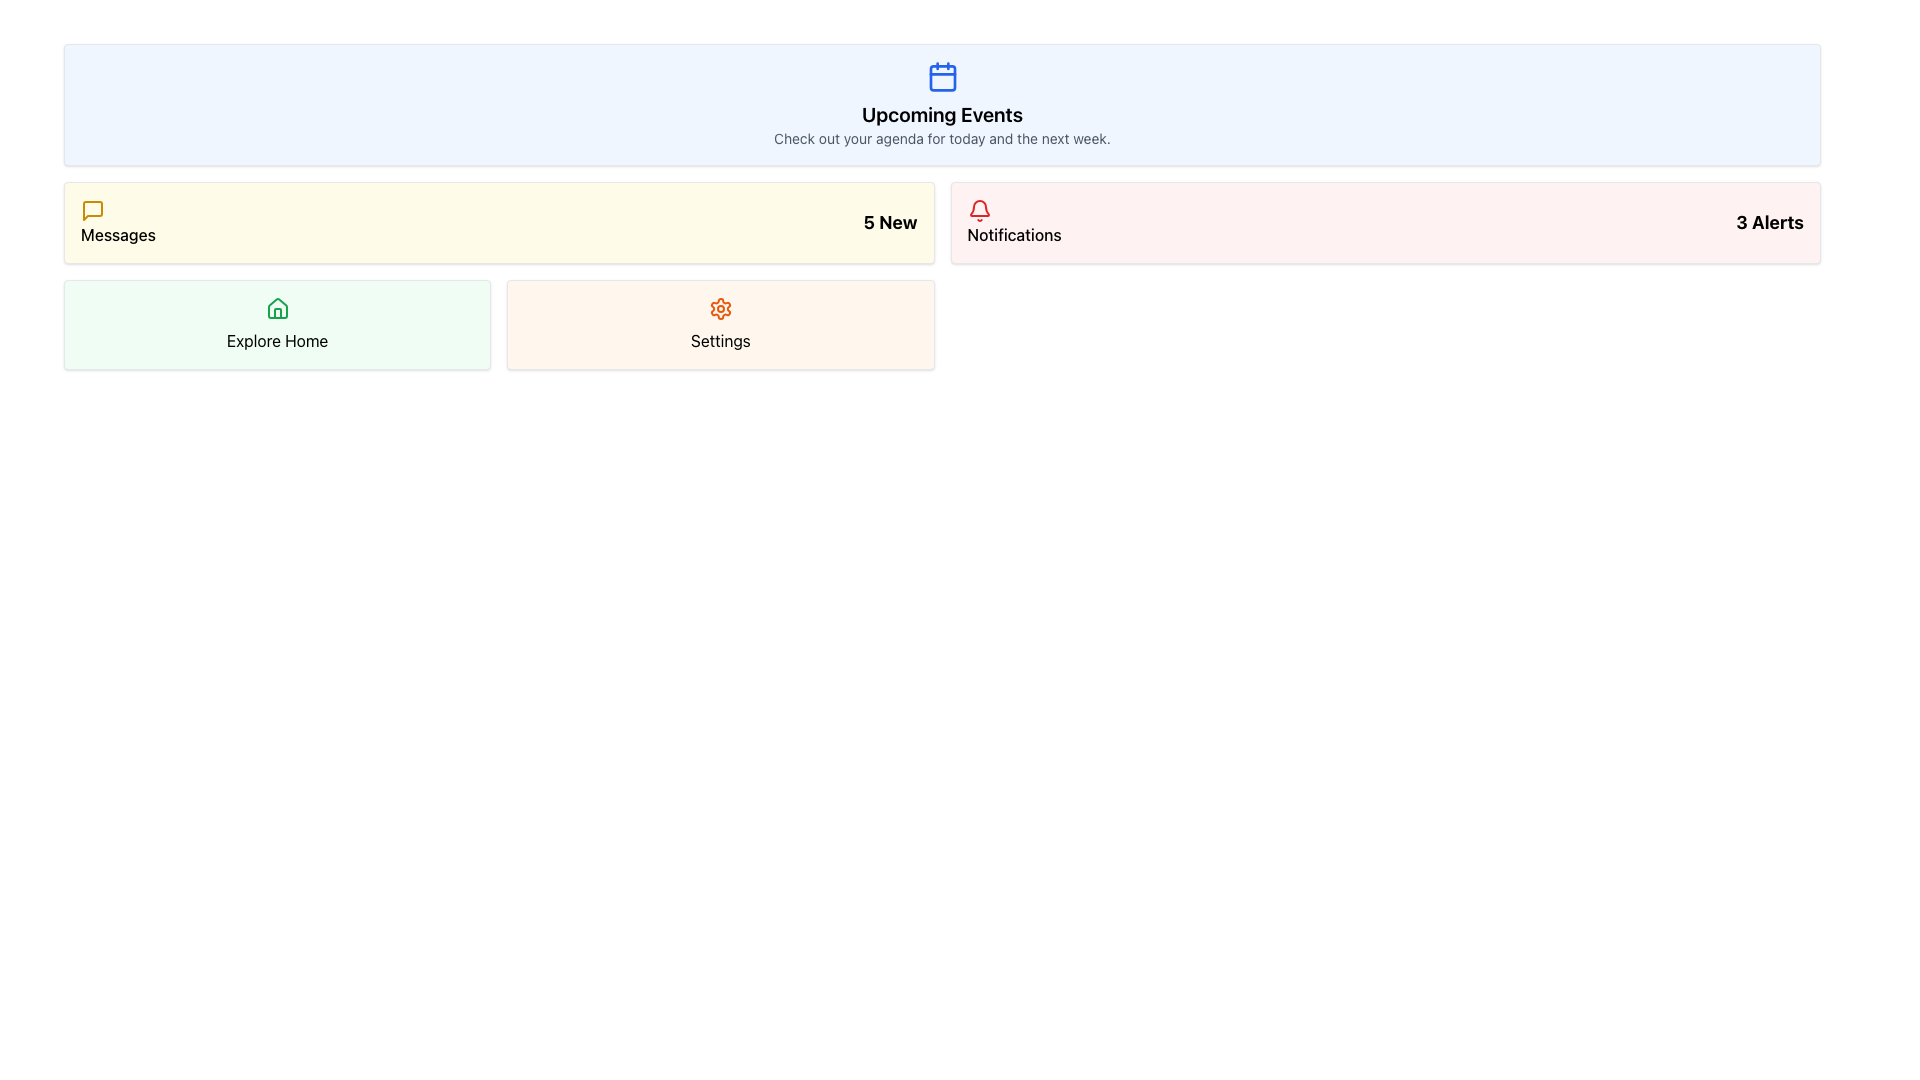  What do you see at coordinates (276, 323) in the screenshot?
I see `text 'Explore Home' from the Interactive Card with a light green background, located in the lower-left quadrant of the grid layout` at bounding box center [276, 323].